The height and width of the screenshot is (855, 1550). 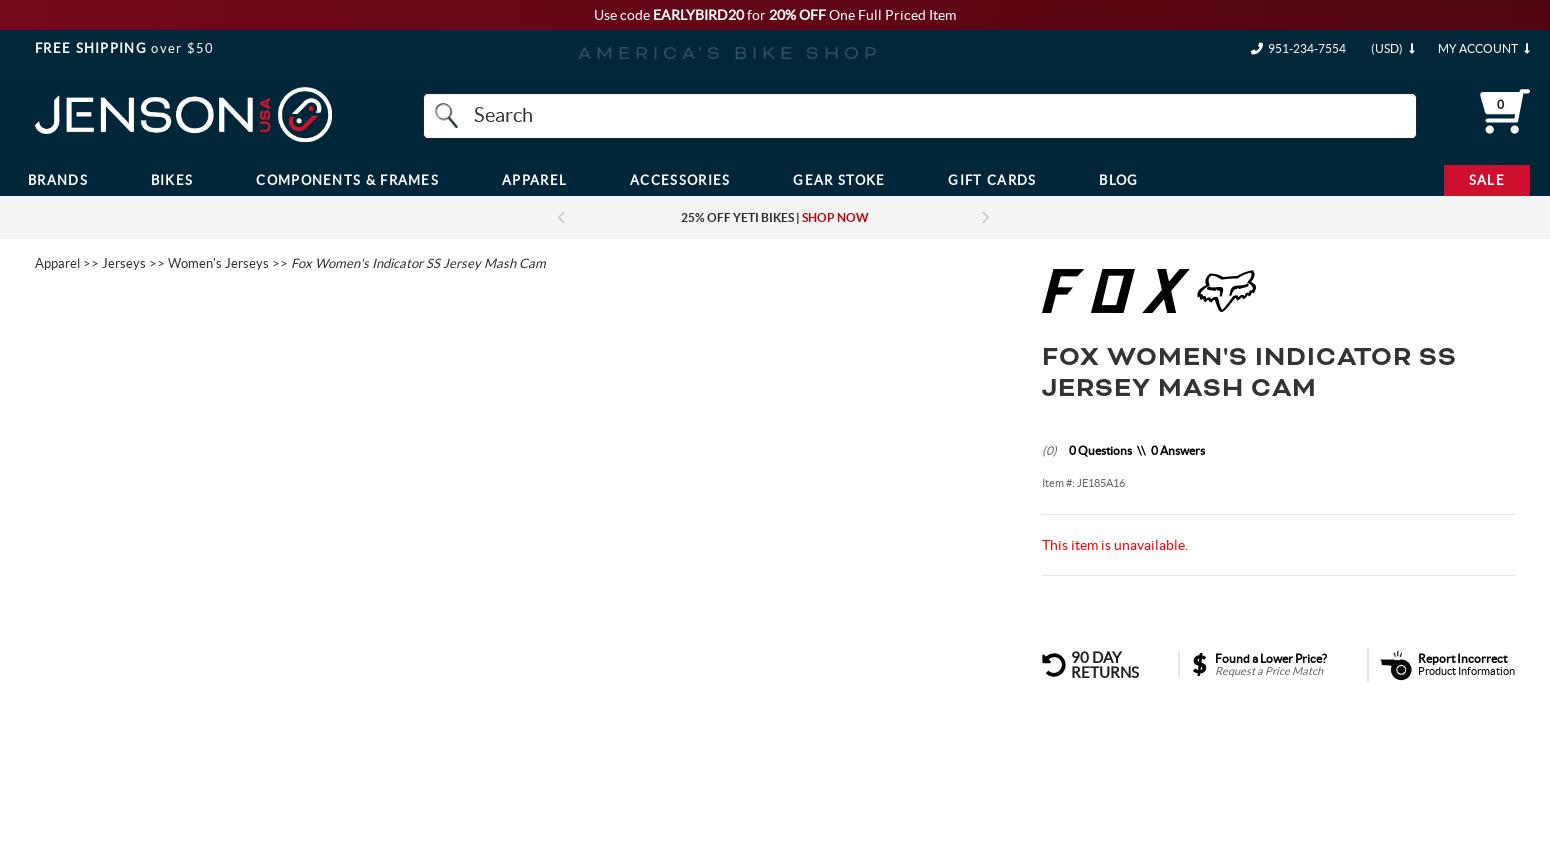 I want to click on 'Components & Frames', so click(x=346, y=178).